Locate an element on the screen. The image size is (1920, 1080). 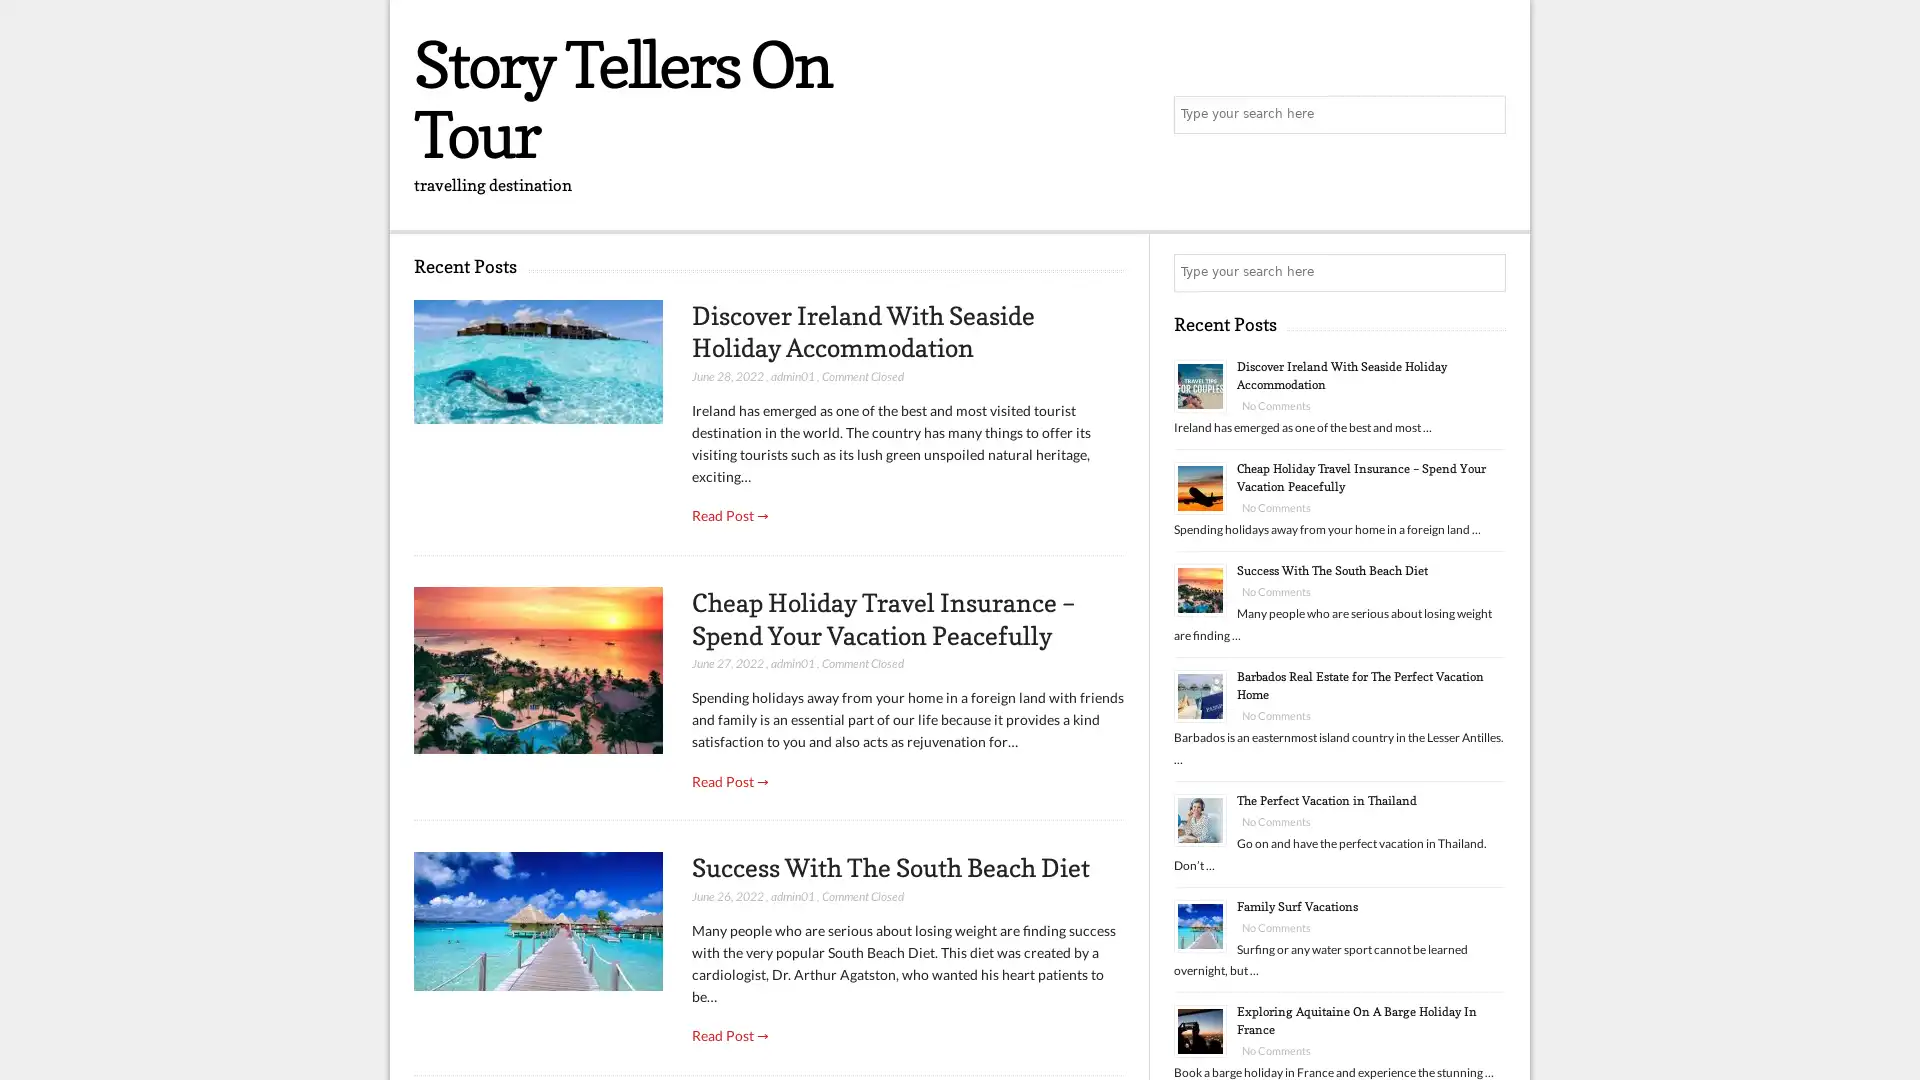
Search is located at coordinates (1485, 115).